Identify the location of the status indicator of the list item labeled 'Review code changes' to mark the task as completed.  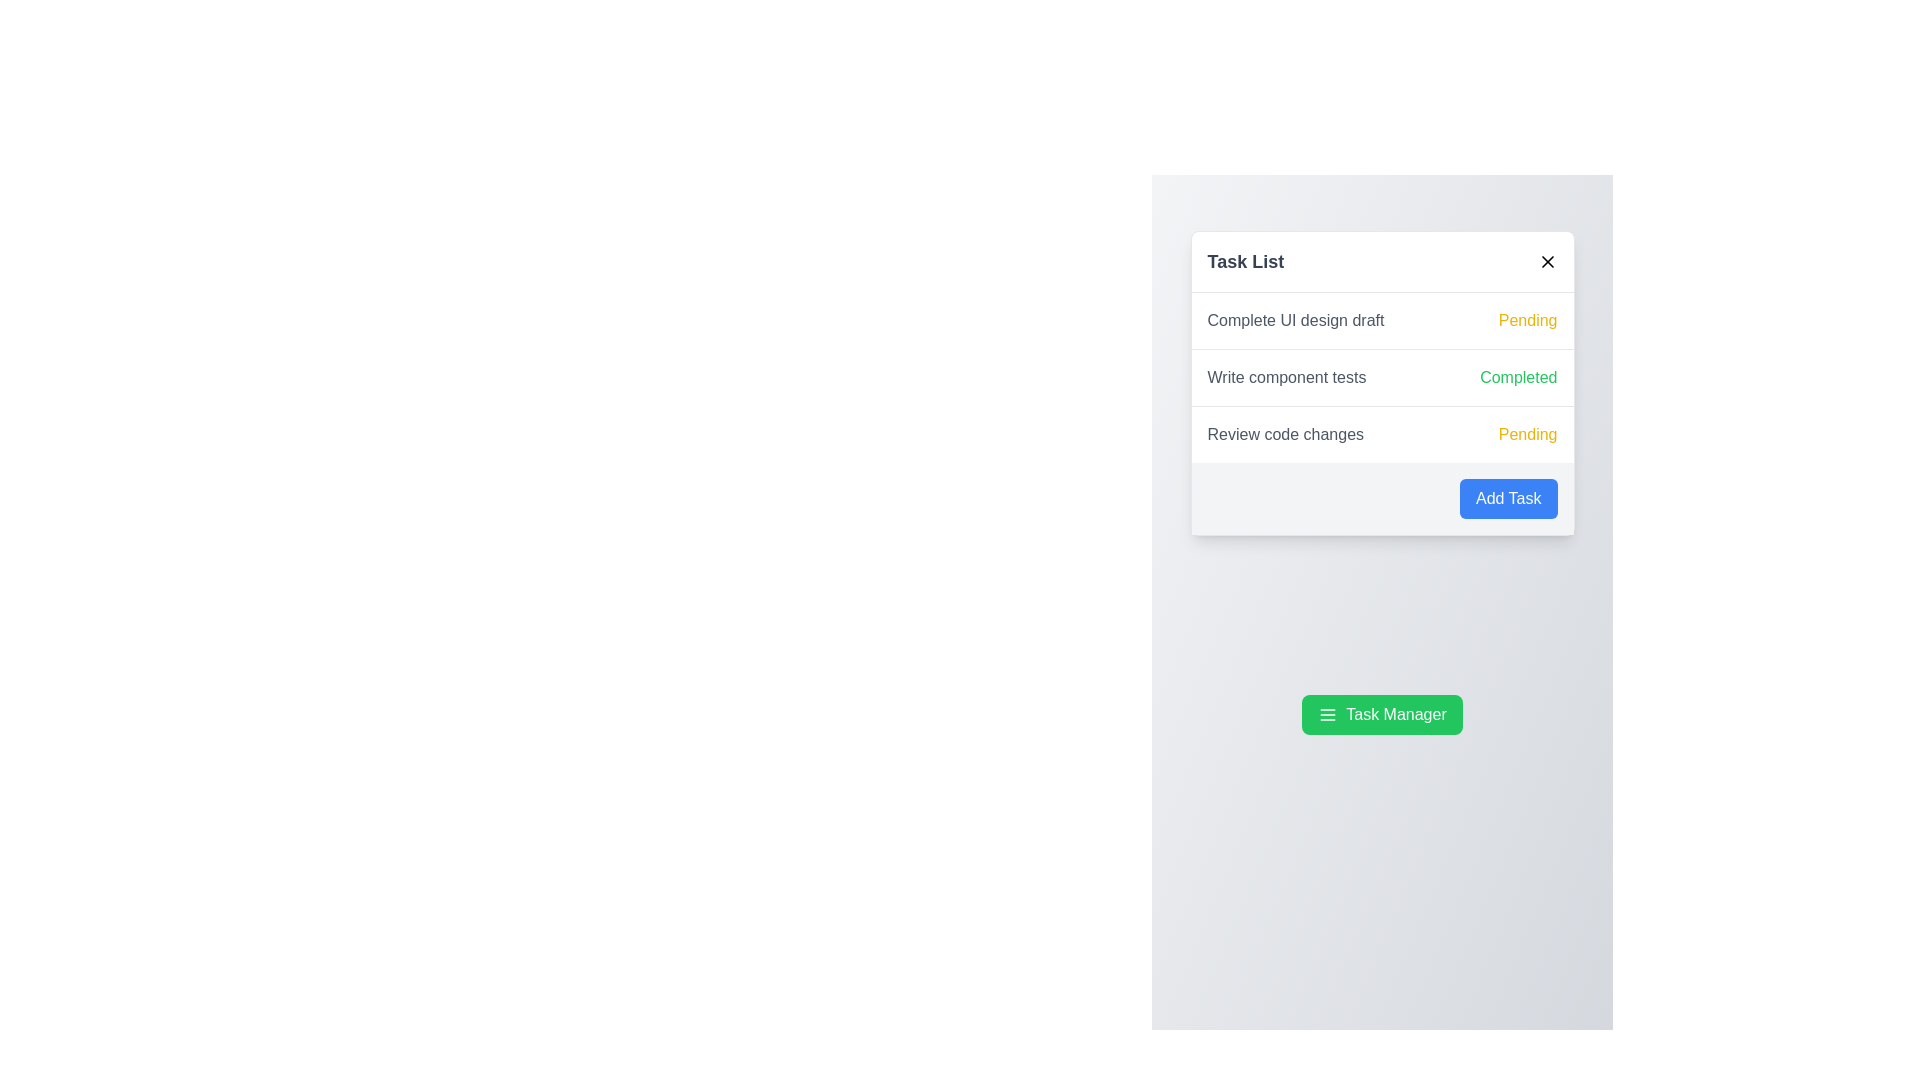
(1381, 433).